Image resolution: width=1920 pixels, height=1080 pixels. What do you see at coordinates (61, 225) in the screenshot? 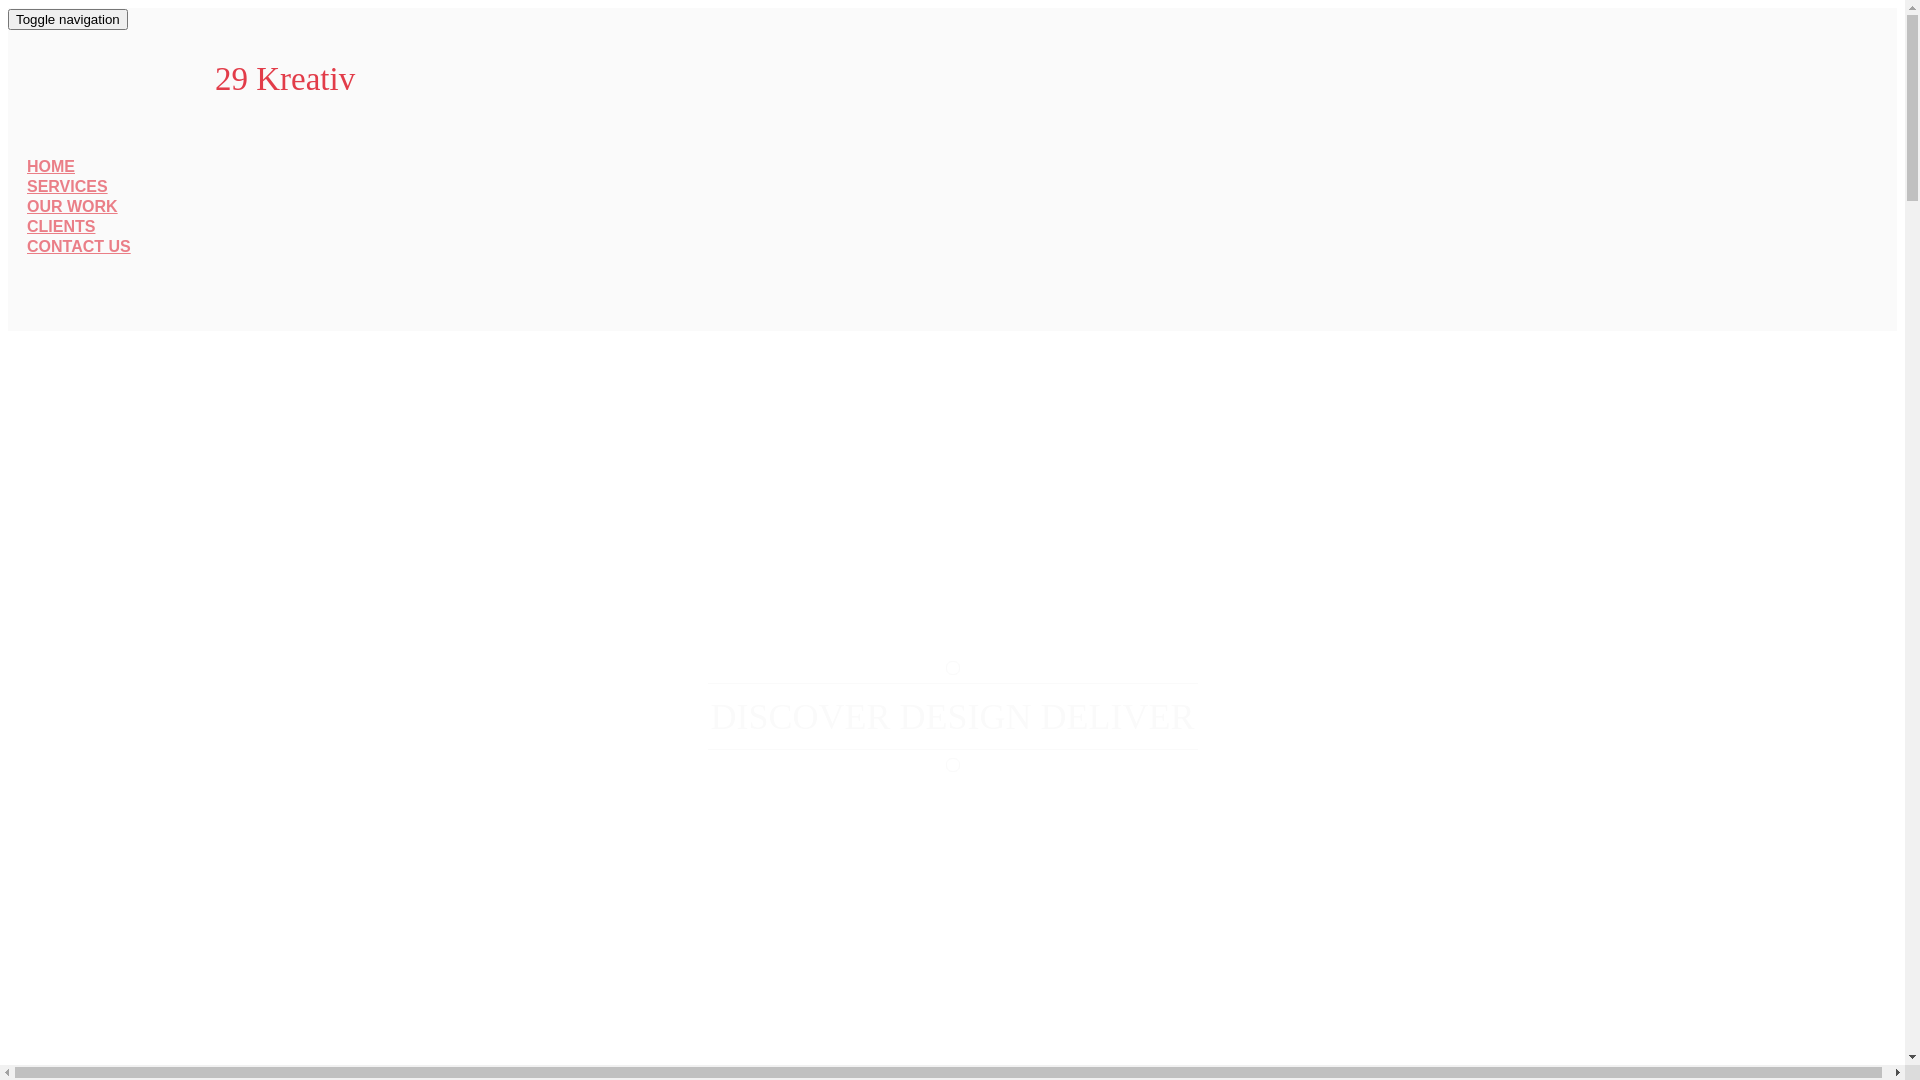
I see `'CLIENTS'` at bounding box center [61, 225].